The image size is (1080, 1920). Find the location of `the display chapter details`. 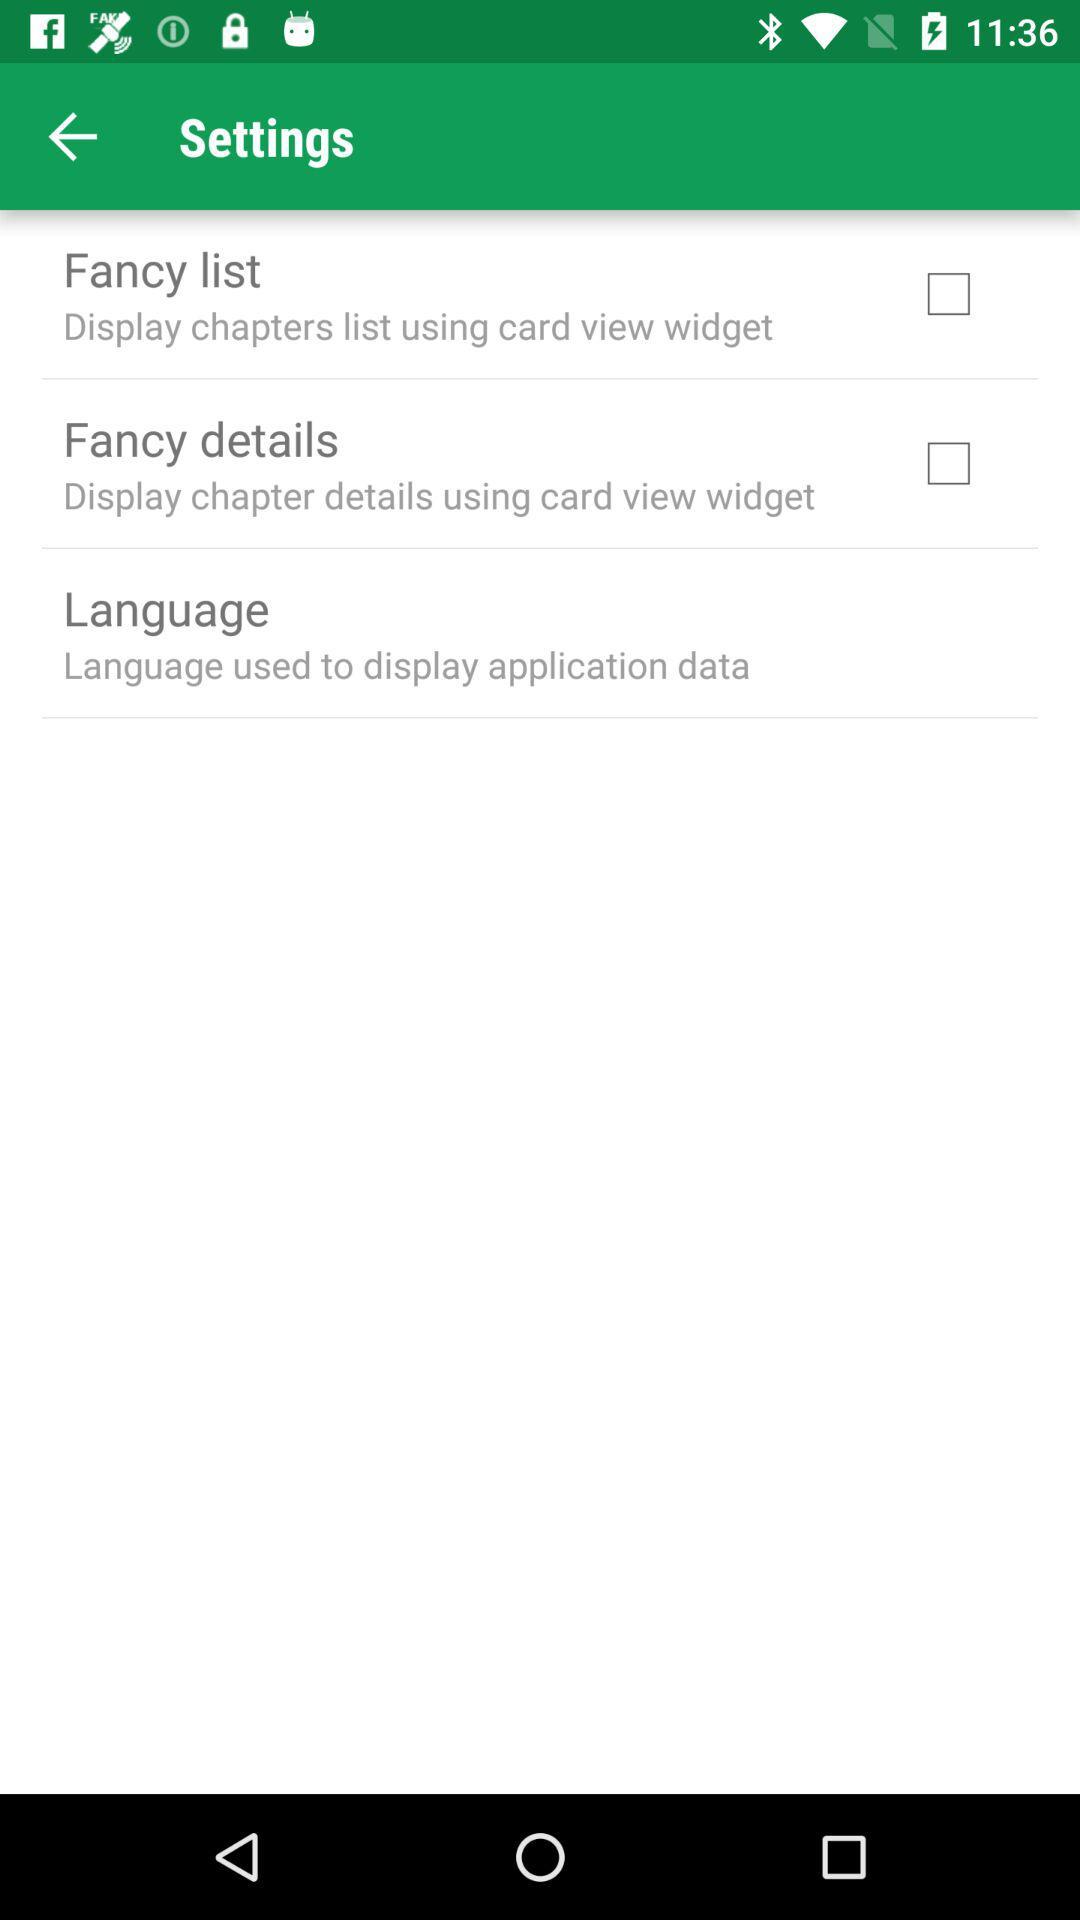

the display chapter details is located at coordinates (438, 494).